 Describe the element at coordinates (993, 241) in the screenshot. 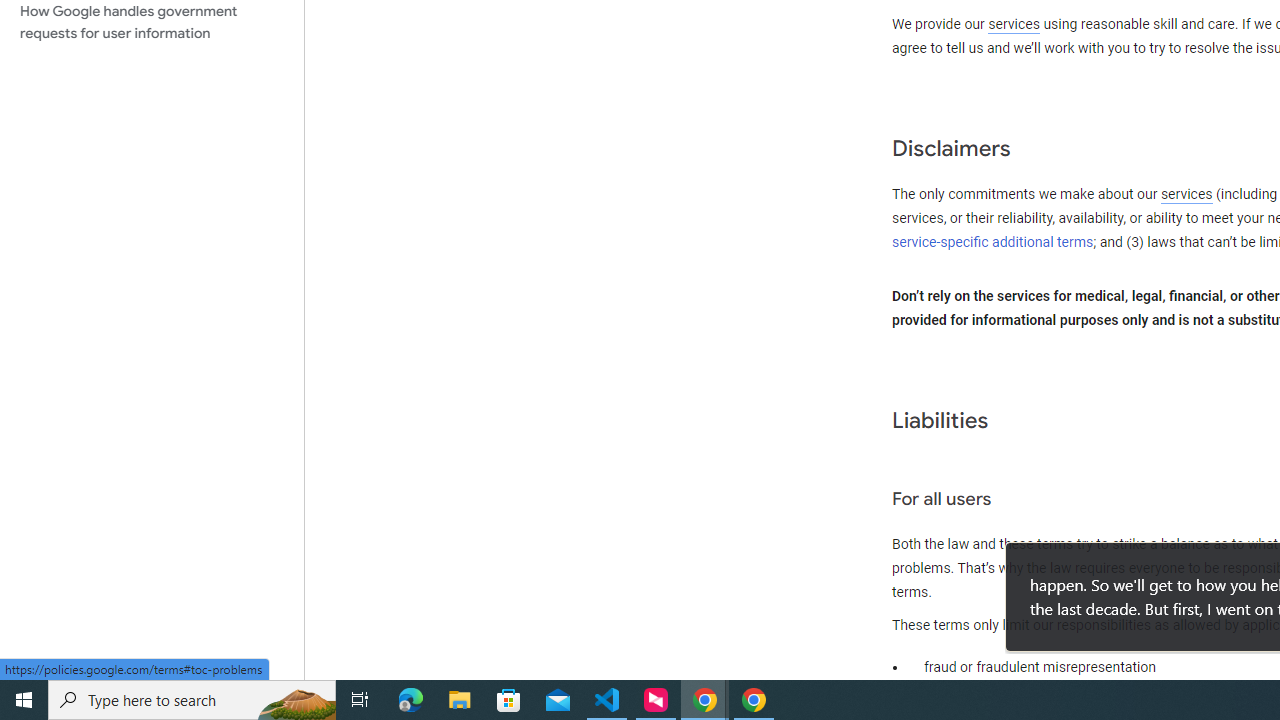

I see `'service-specific additional terms'` at that location.